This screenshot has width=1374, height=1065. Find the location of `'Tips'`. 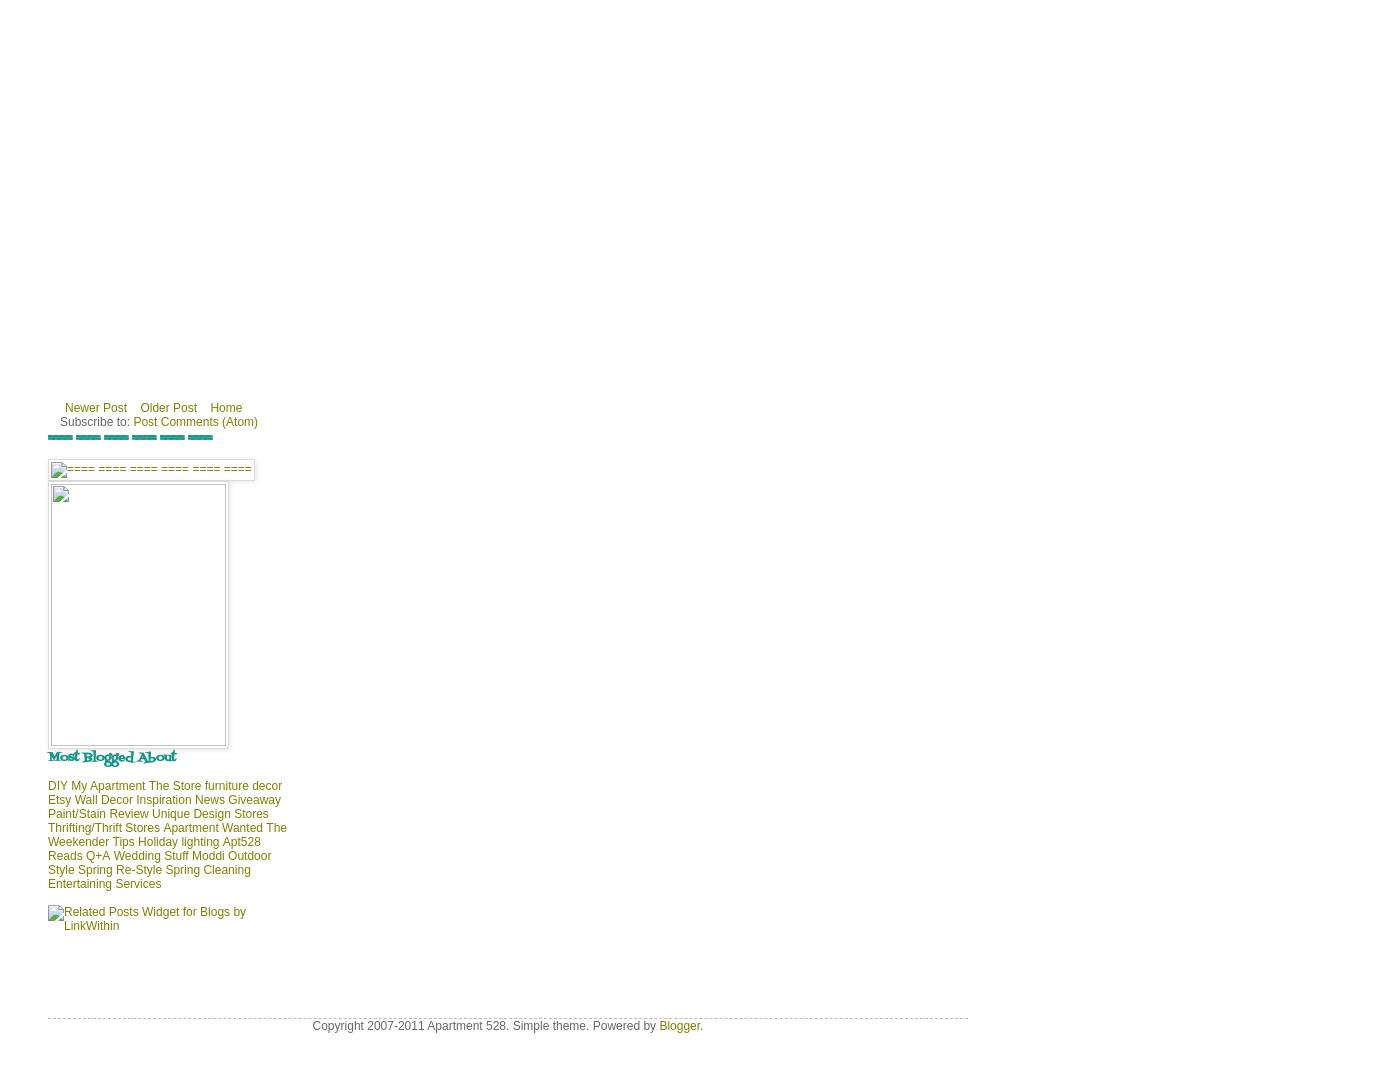

'Tips' is located at coordinates (121, 841).